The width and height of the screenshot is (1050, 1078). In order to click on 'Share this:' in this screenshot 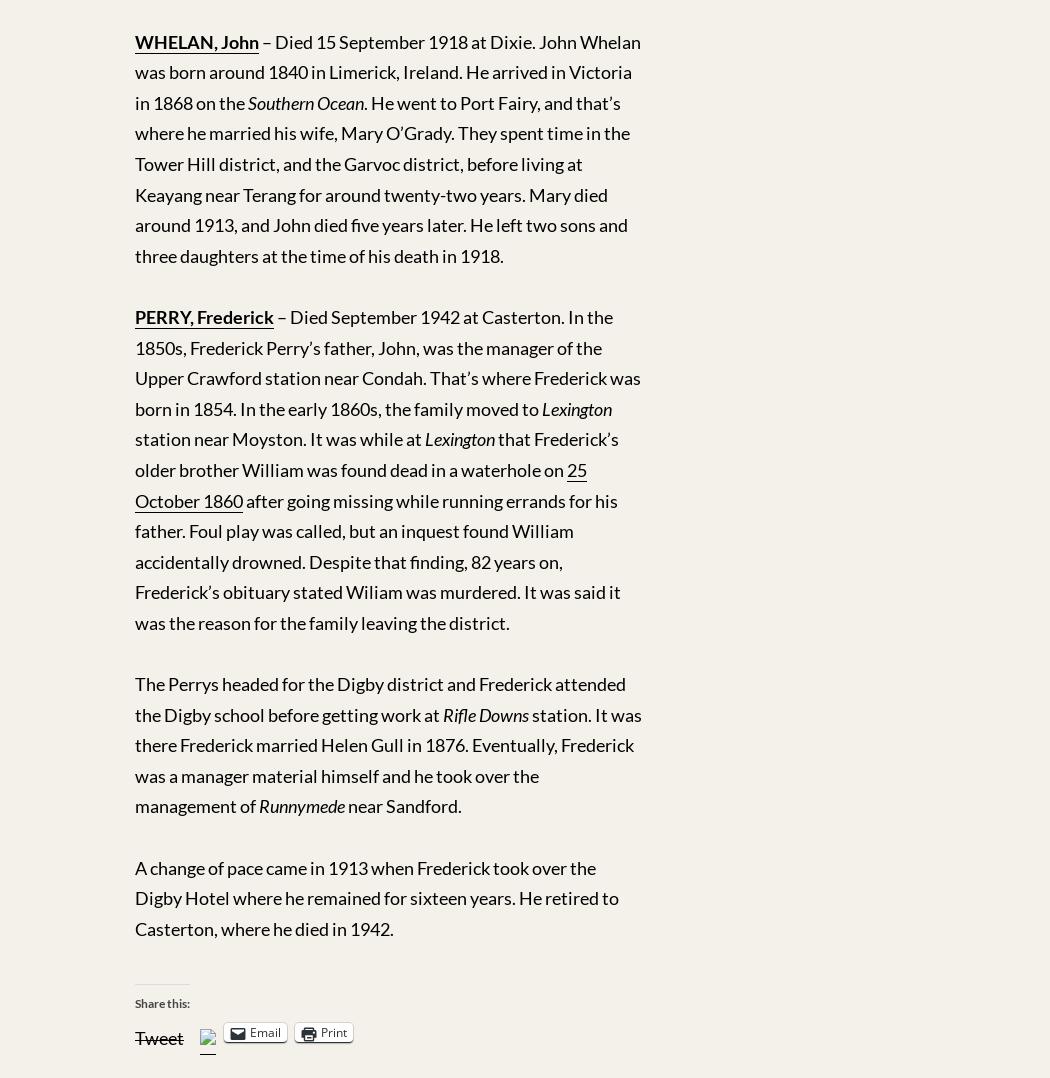, I will do `click(162, 1002)`.